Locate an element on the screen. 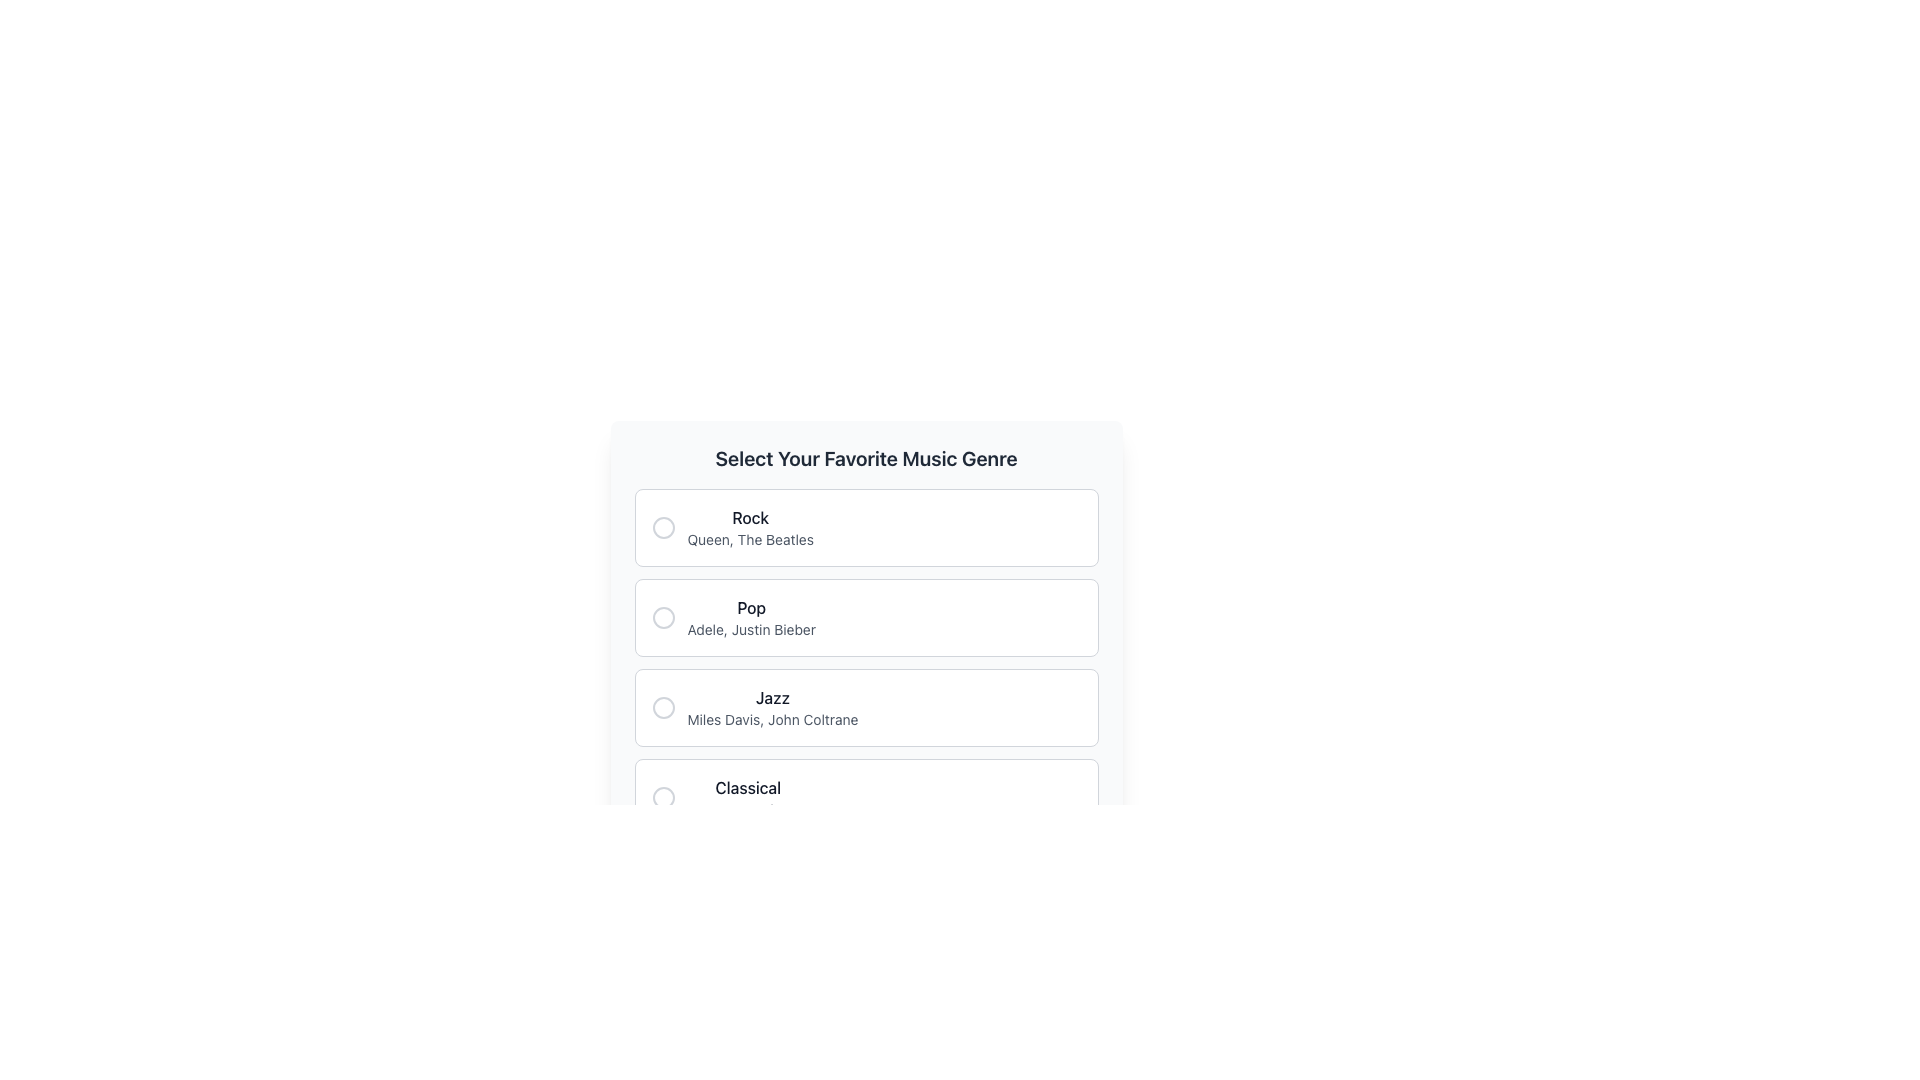 The image size is (1920, 1080). the text content of the label indicating the music genre option 'Rock', which is the first selectable option in the list beneath the title 'Select Your Favorite Music Genre' is located at coordinates (749, 516).